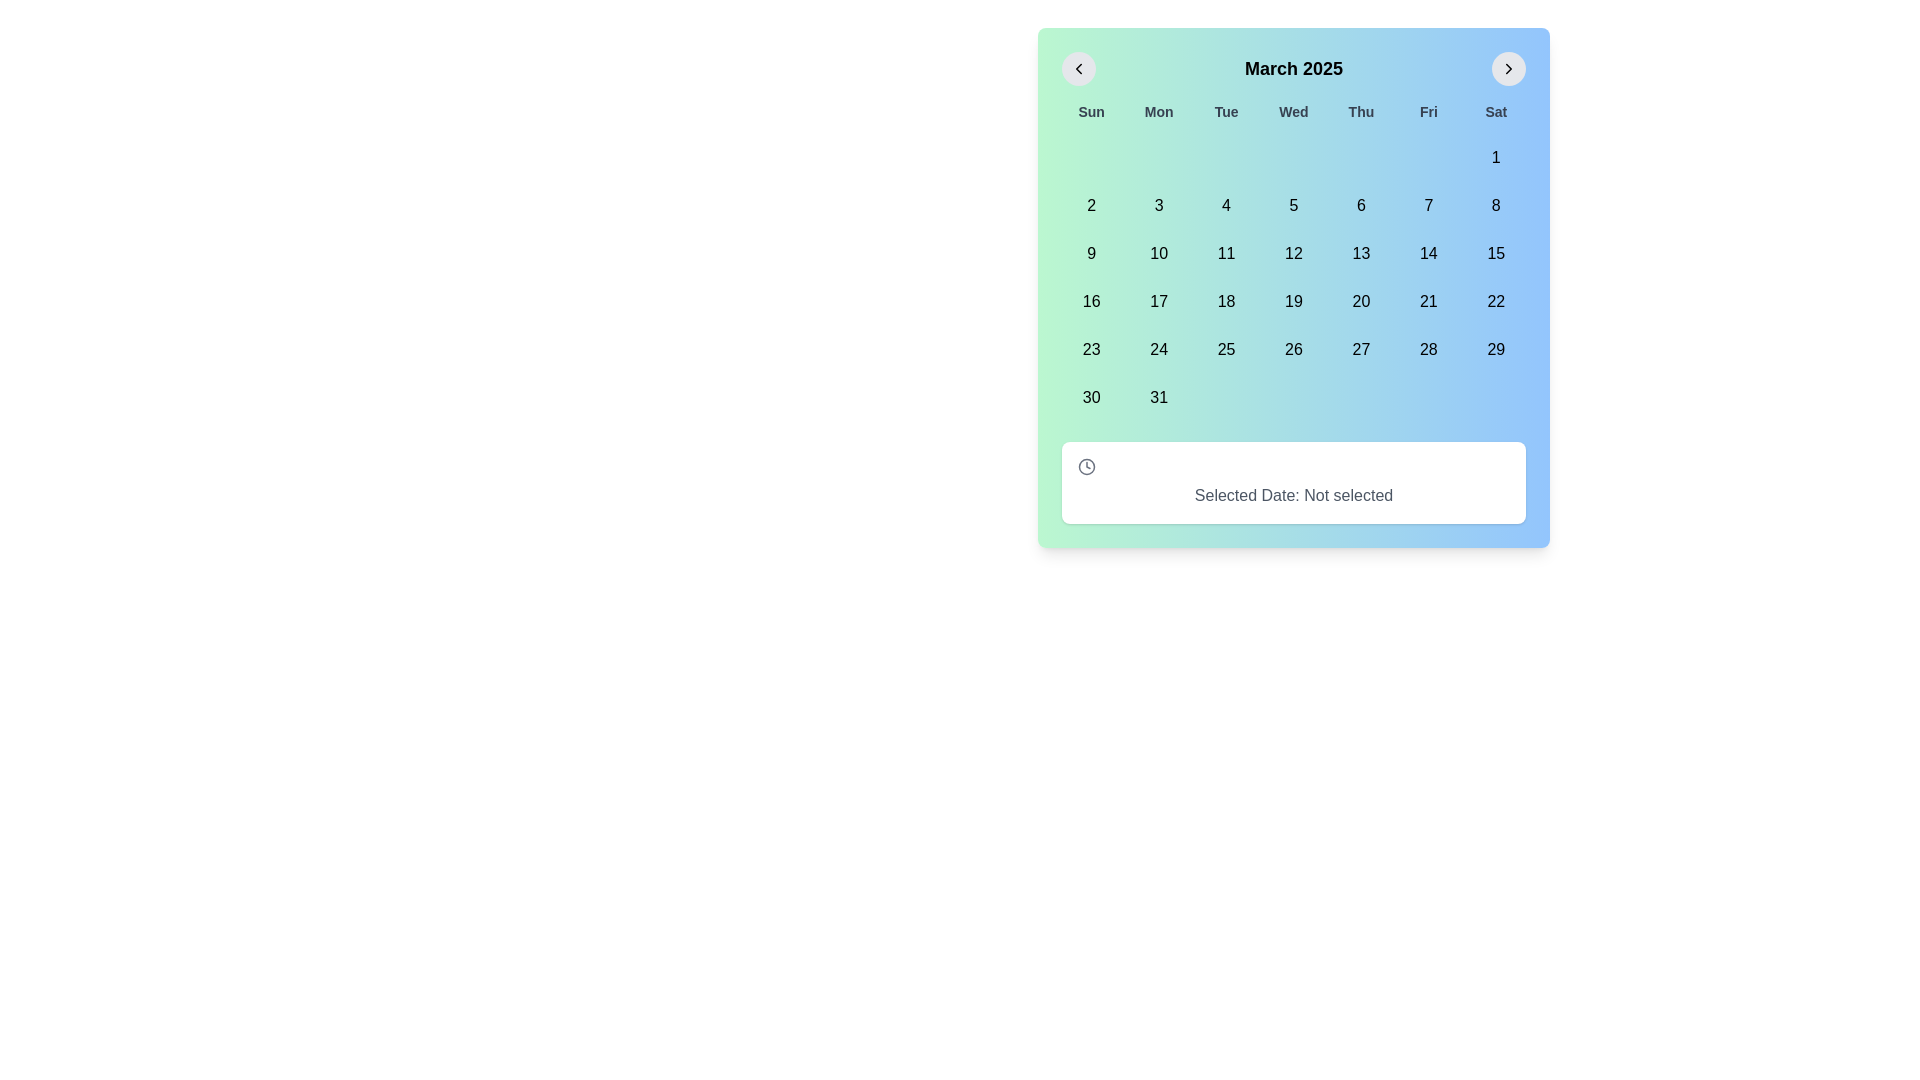  What do you see at coordinates (1225, 205) in the screenshot?
I see `the rounded rectangular button displaying the number '4'` at bounding box center [1225, 205].